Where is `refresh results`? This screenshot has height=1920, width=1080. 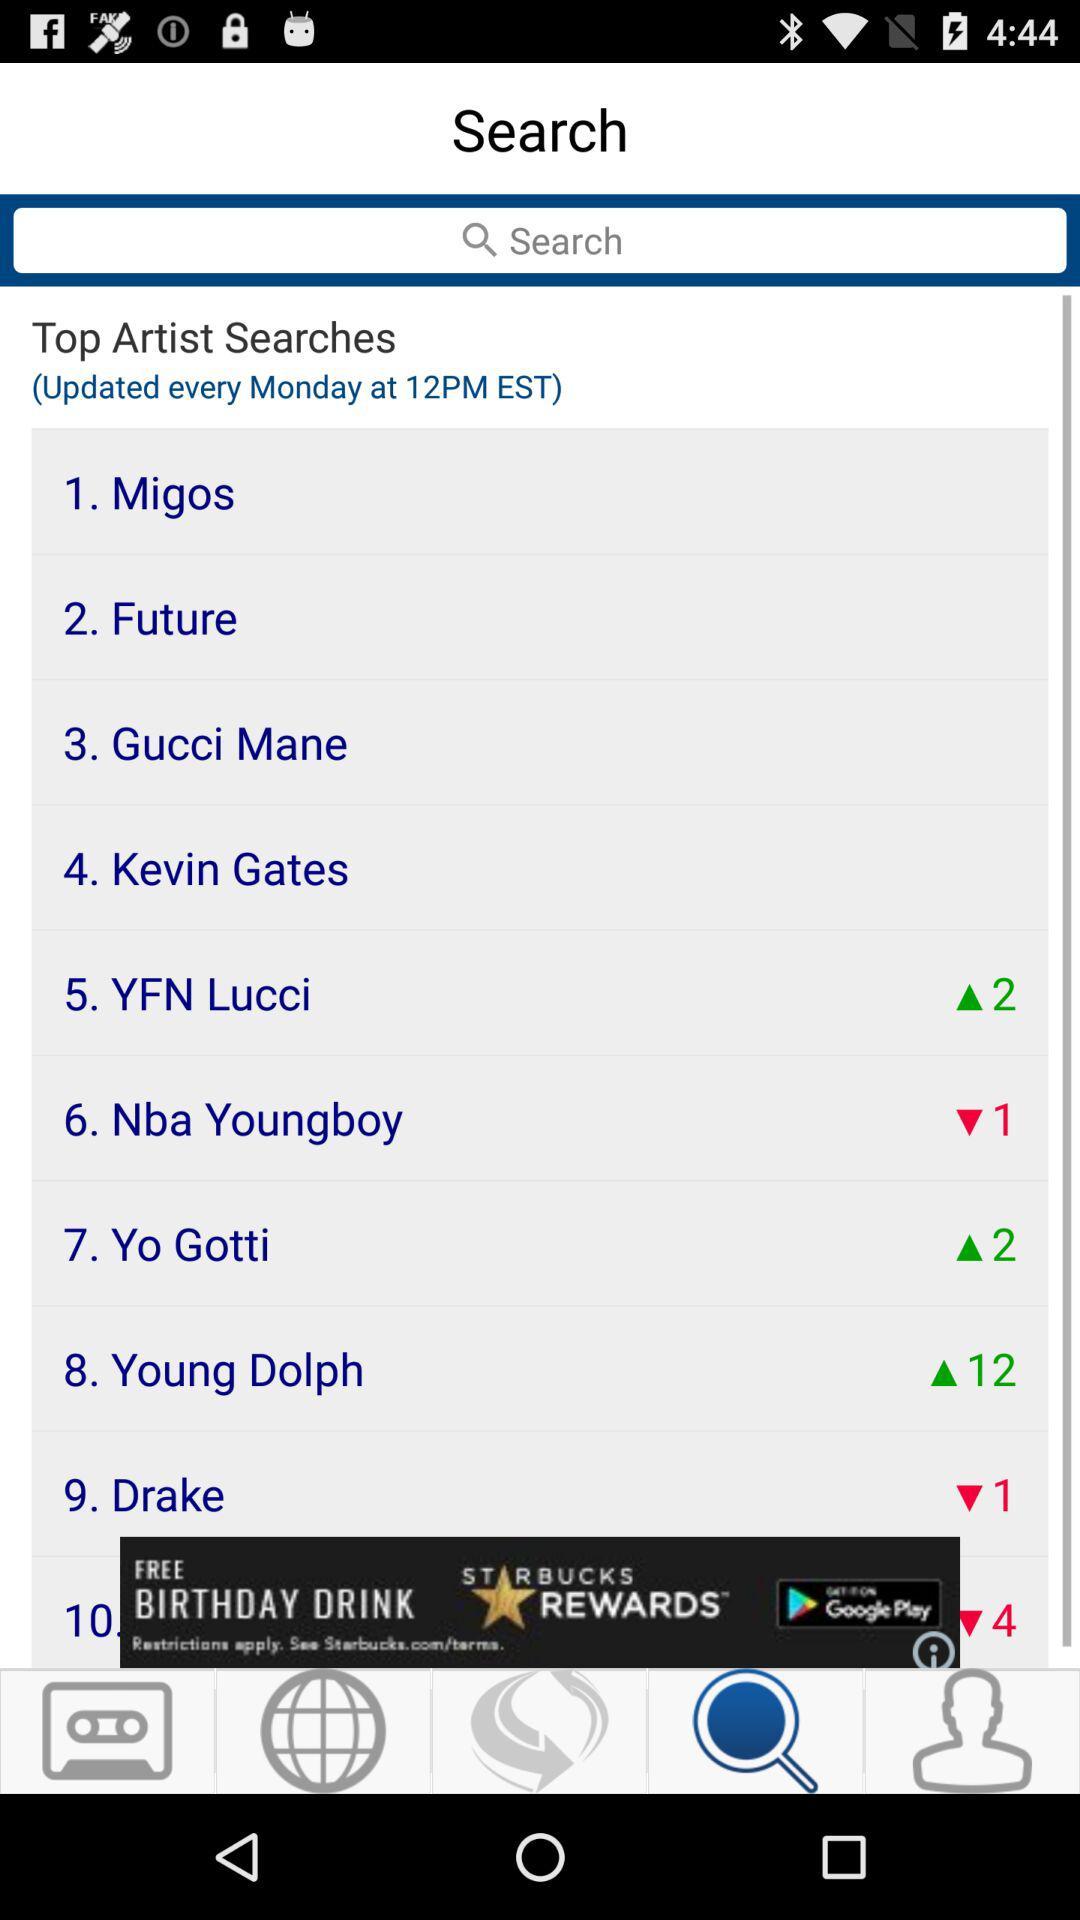
refresh results is located at coordinates (538, 1730).